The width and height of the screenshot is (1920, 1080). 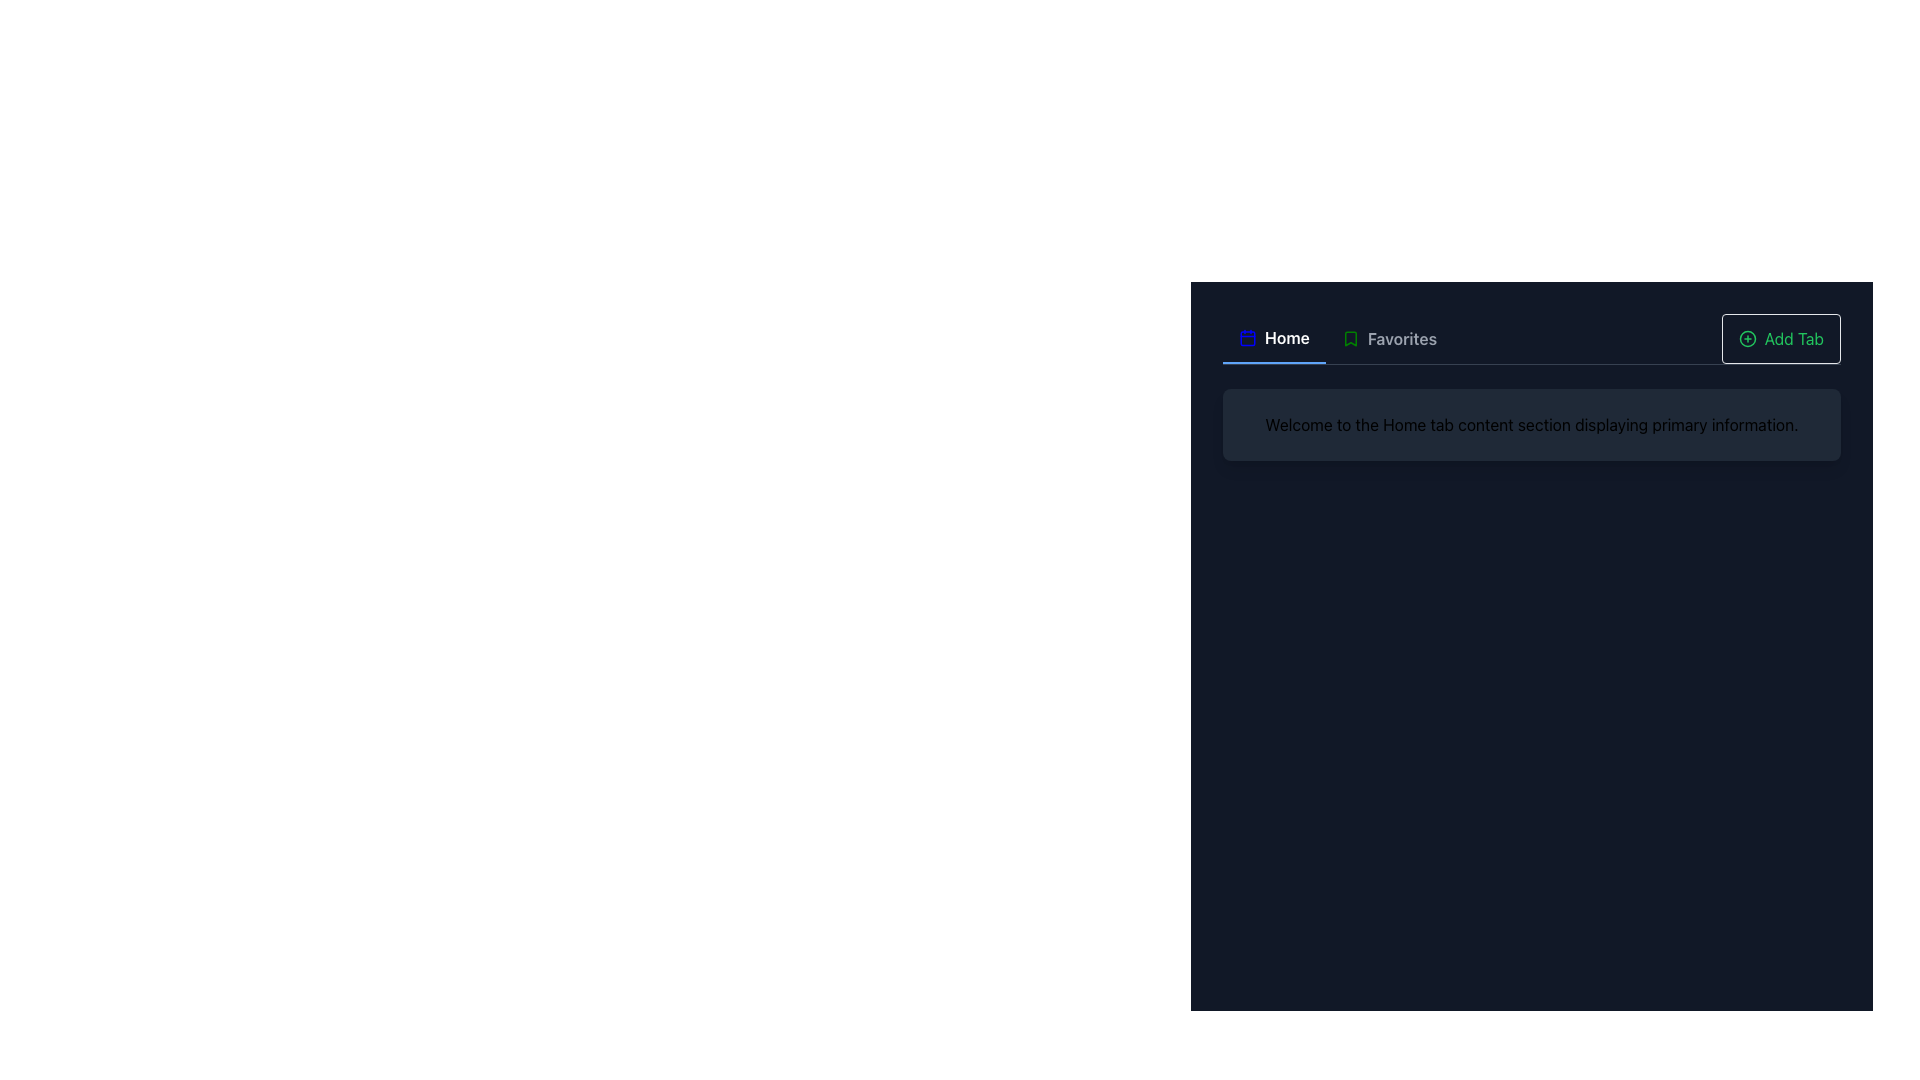 I want to click on the 'Home' button with a calendar icon, which is the leftmost button in the top navigation bar, so click(x=1273, y=338).